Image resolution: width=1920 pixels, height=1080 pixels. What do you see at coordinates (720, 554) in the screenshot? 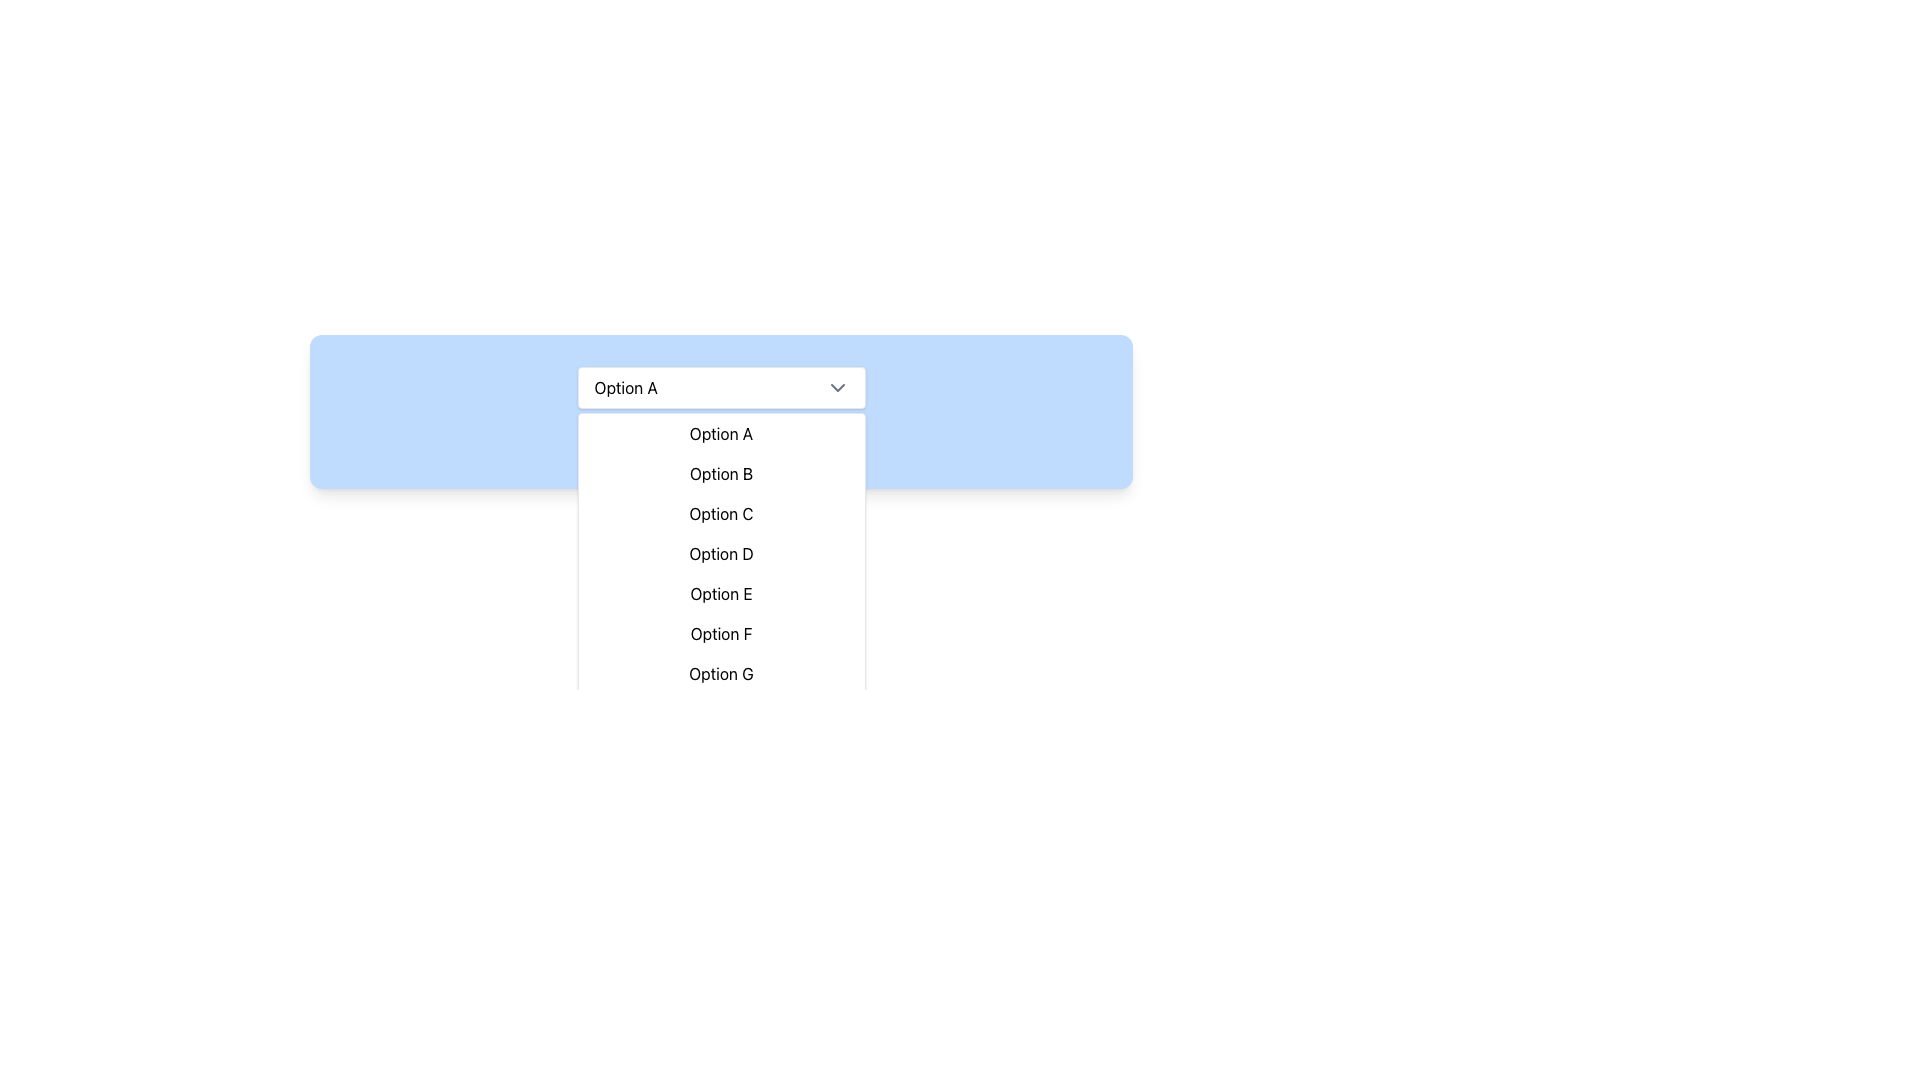
I see `the fourth option in the dropdown list, which assigns the value 'Option D' when selected` at bounding box center [720, 554].